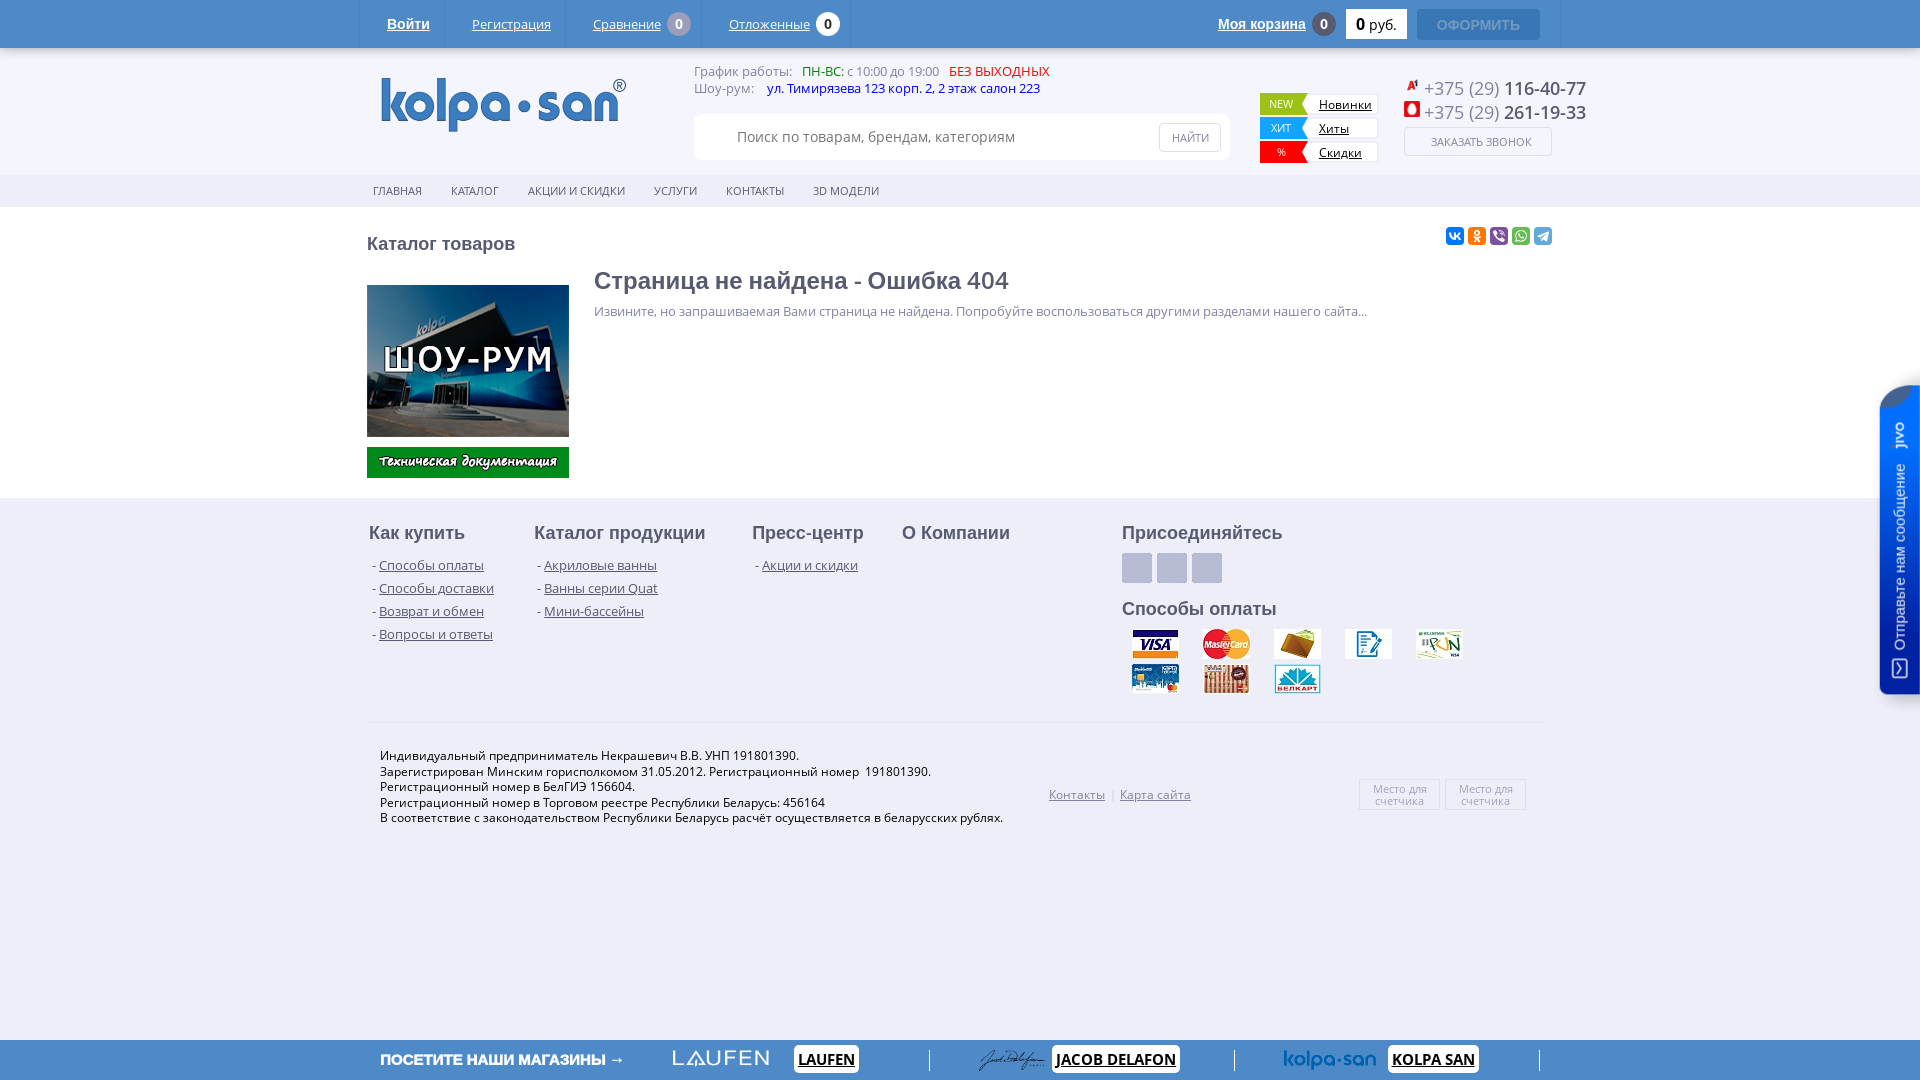  What do you see at coordinates (503, 103) in the screenshot?
I see `'kolpa-san_logo.png'` at bounding box center [503, 103].